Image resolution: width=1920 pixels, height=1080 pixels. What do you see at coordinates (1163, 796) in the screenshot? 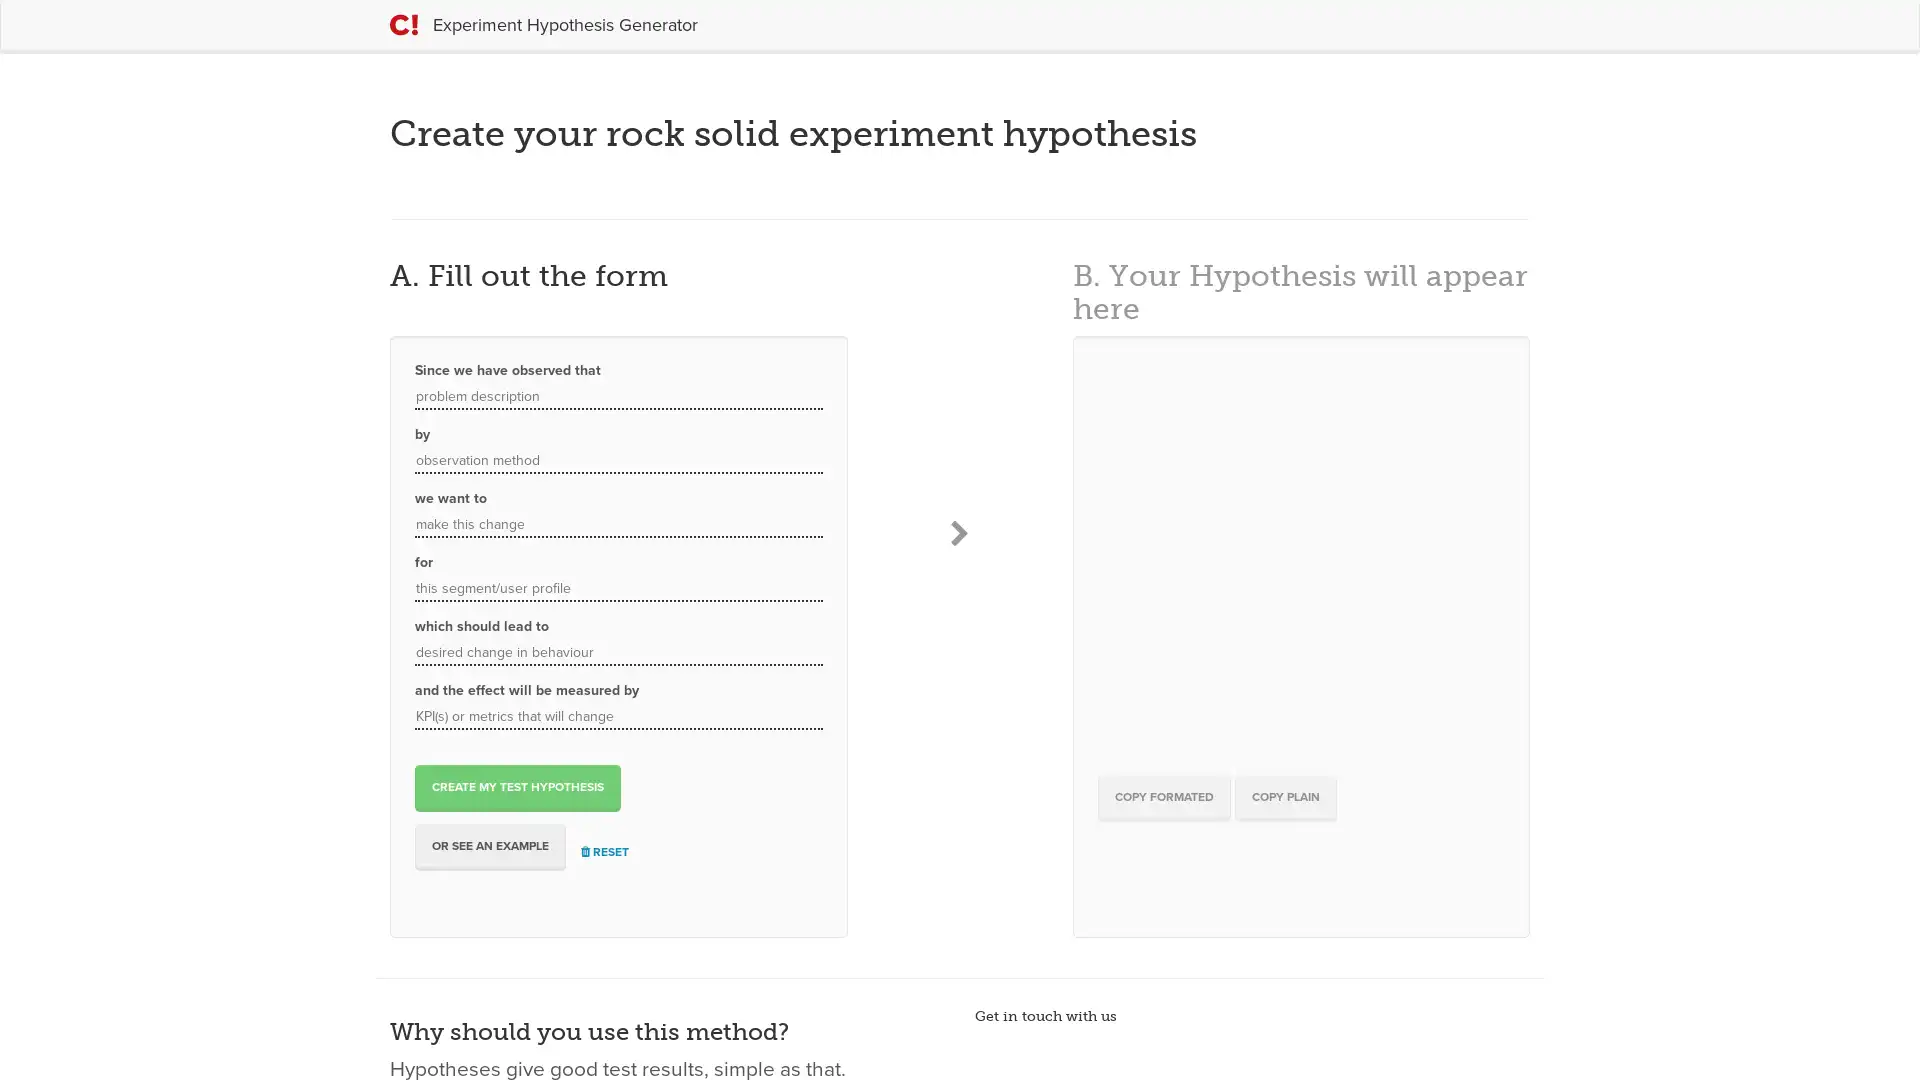
I see `COPY FORMATED` at bounding box center [1163, 796].